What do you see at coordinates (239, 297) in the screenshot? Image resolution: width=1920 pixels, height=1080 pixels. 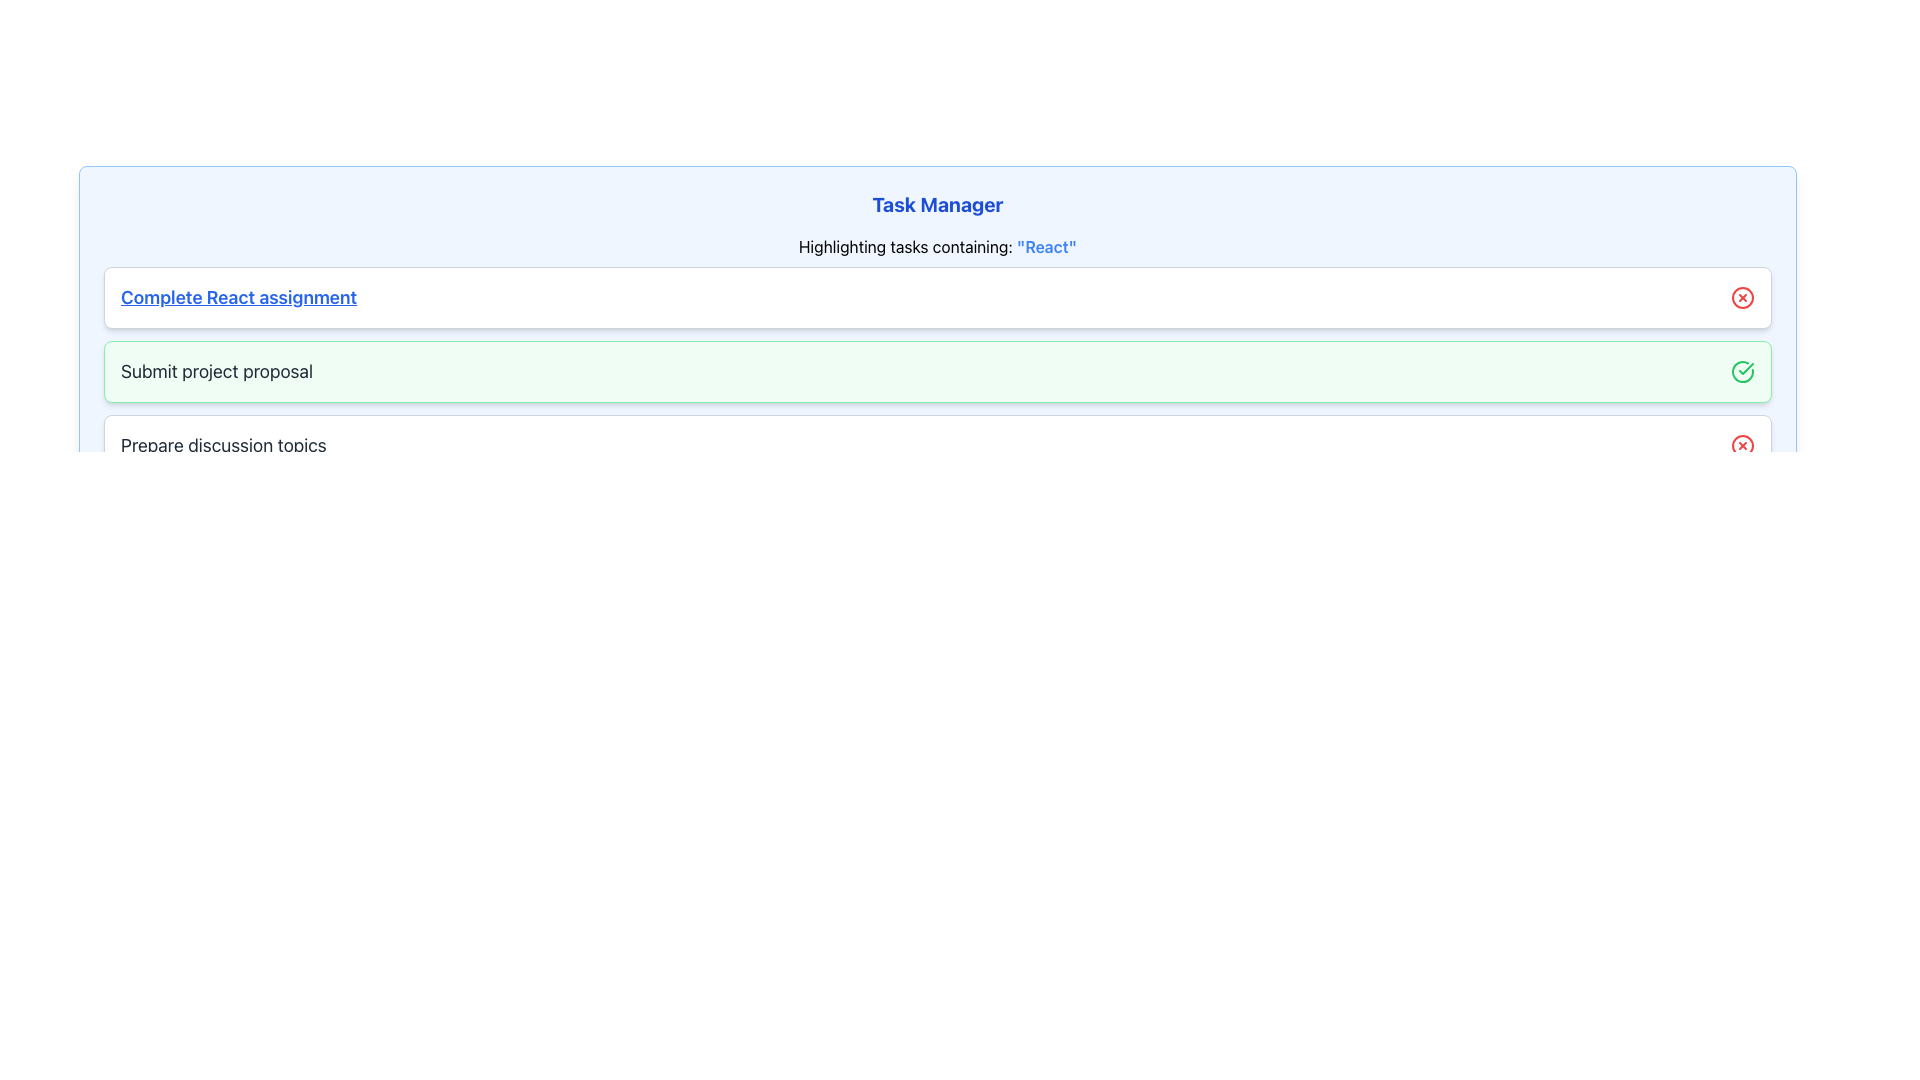 I see `the text link 'Complete React assignment'` at bounding box center [239, 297].